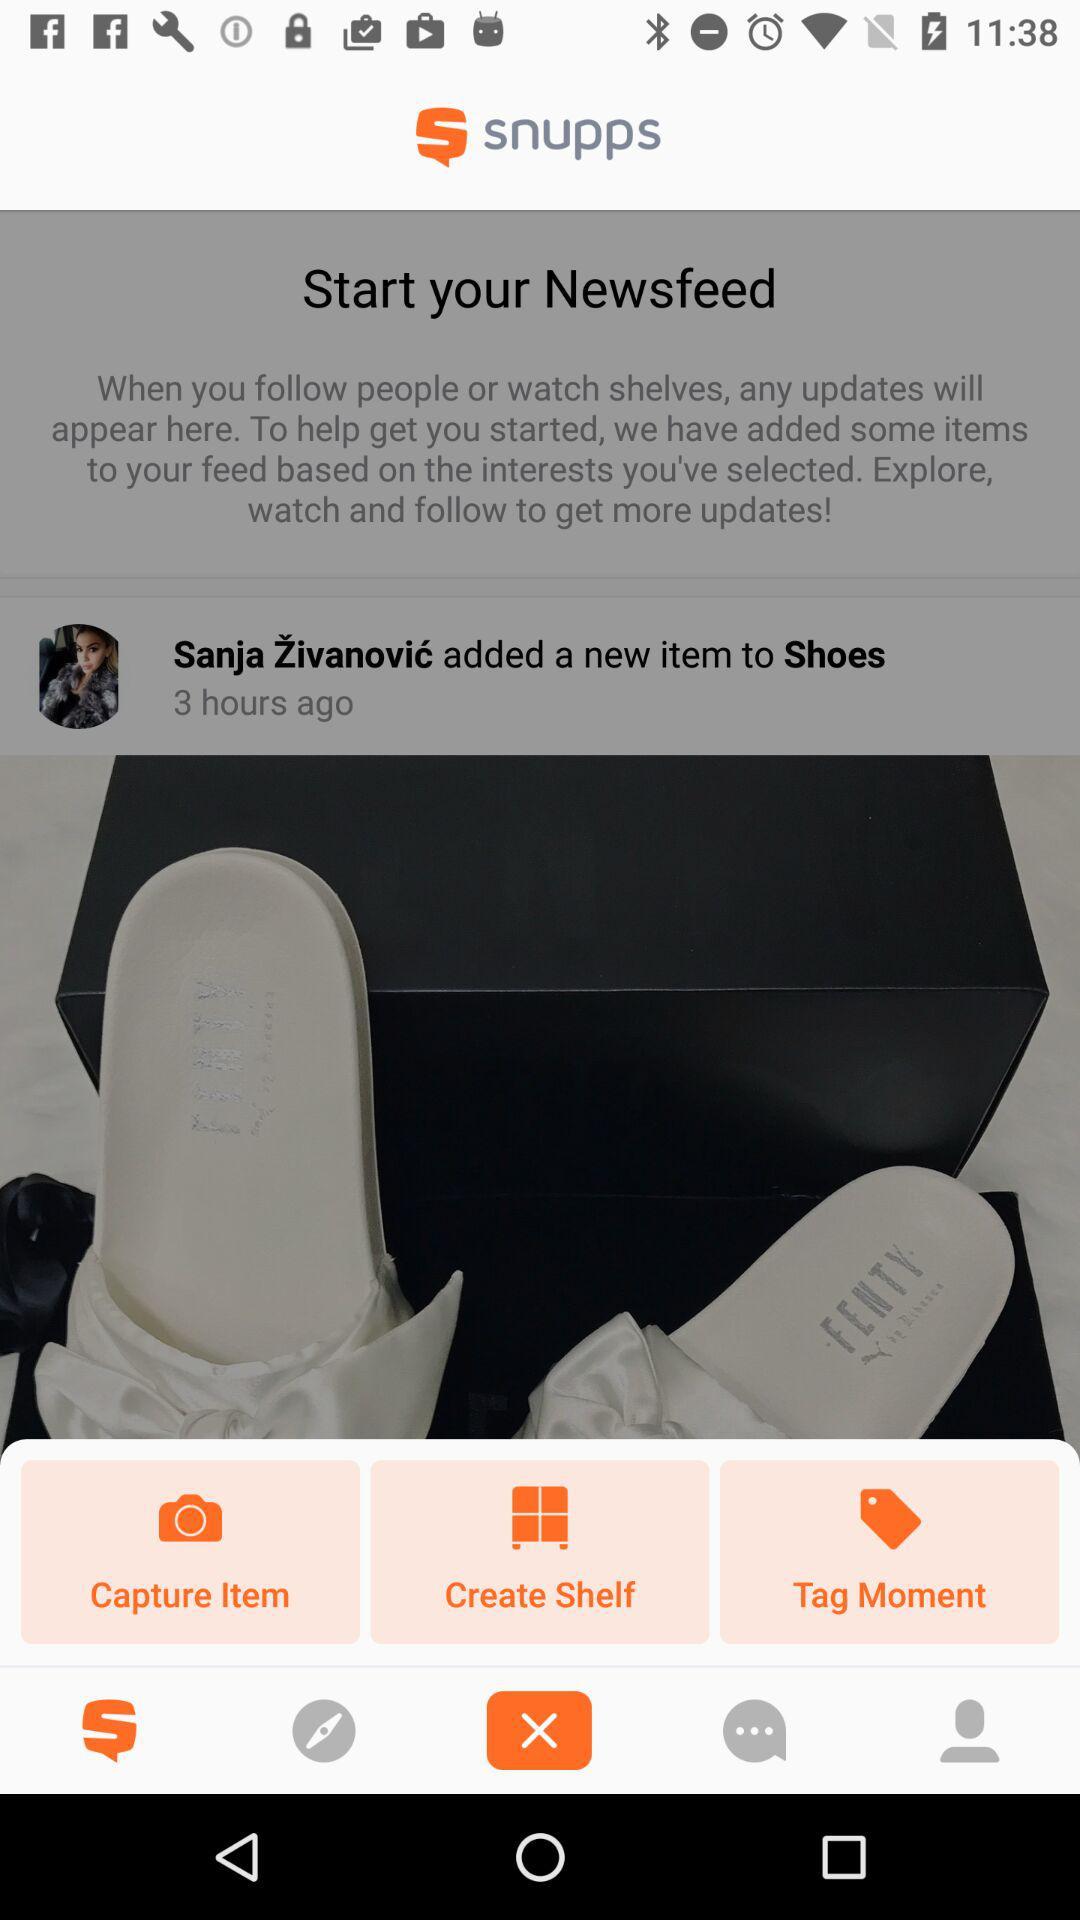  Describe the element at coordinates (538, 1729) in the screenshot. I see `app` at that location.